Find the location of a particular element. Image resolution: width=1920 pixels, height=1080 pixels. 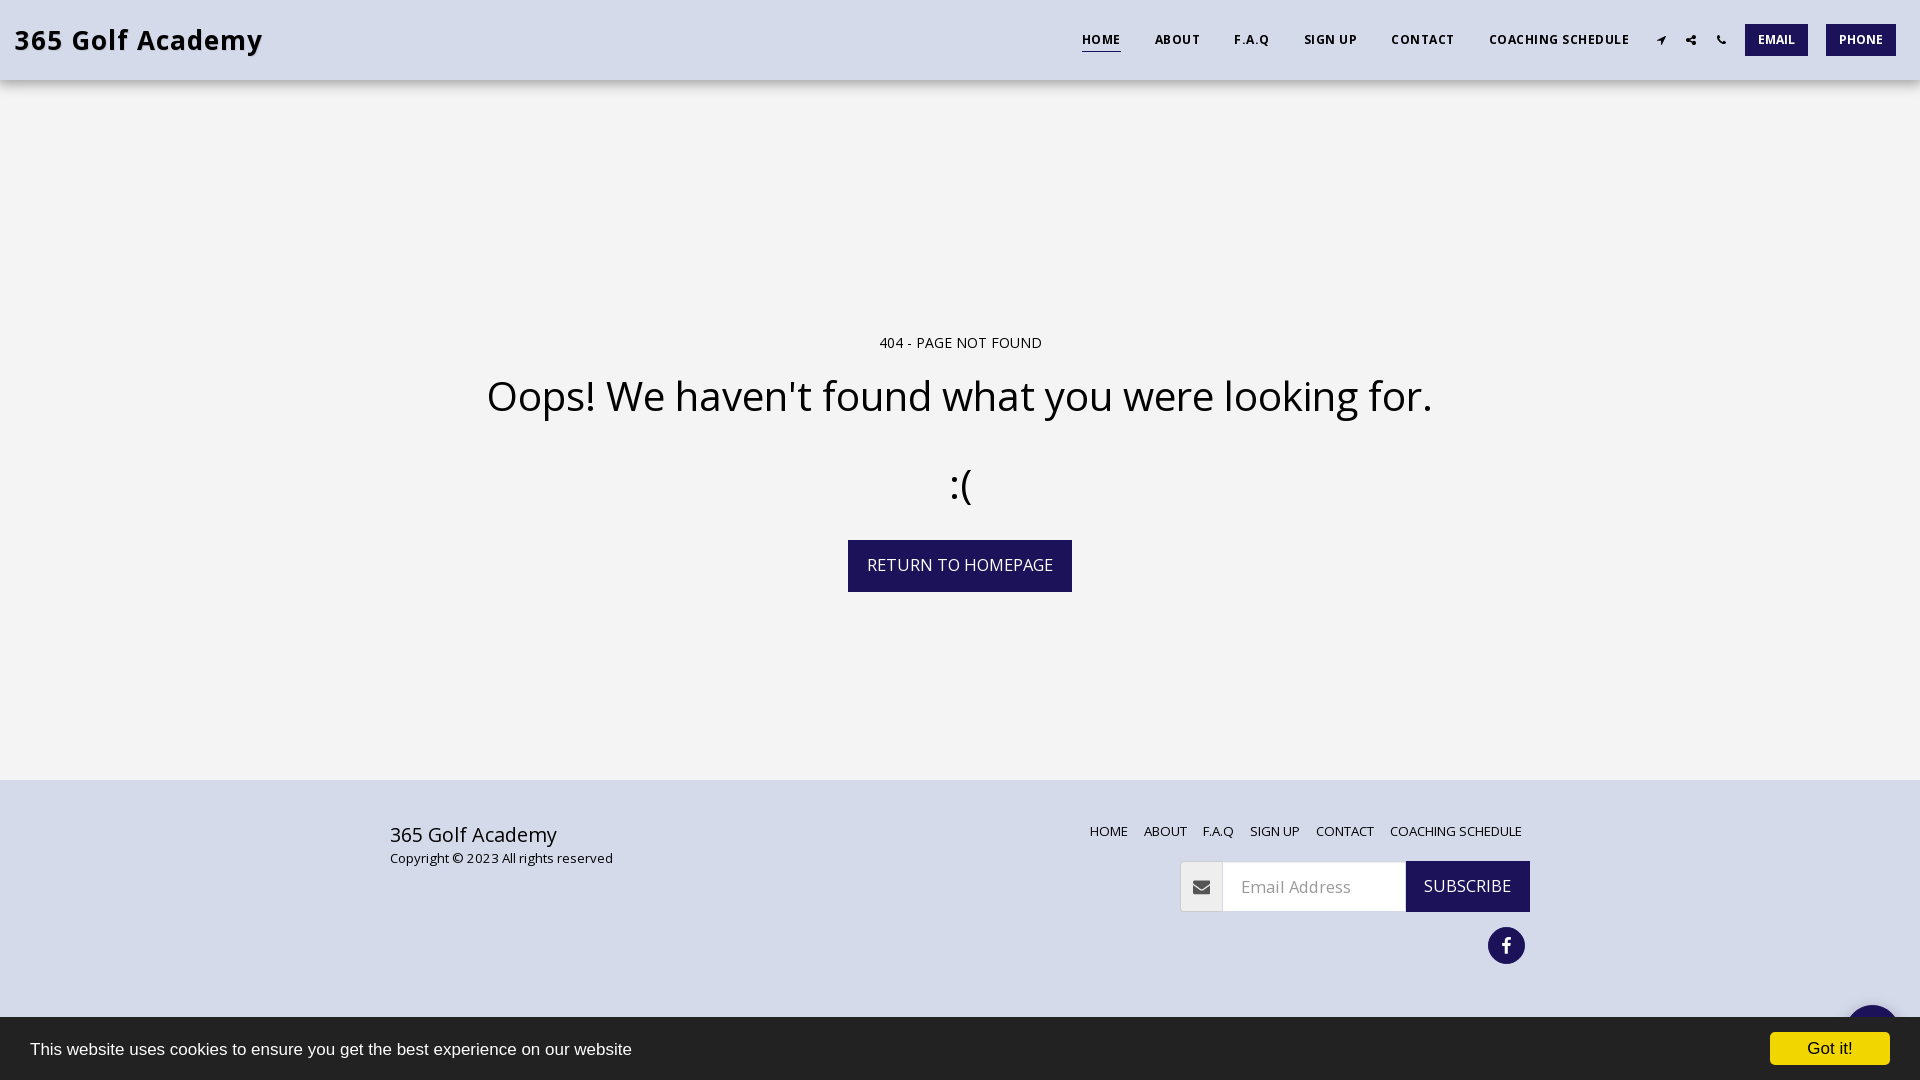

'SIGN UP' is located at coordinates (1274, 830).